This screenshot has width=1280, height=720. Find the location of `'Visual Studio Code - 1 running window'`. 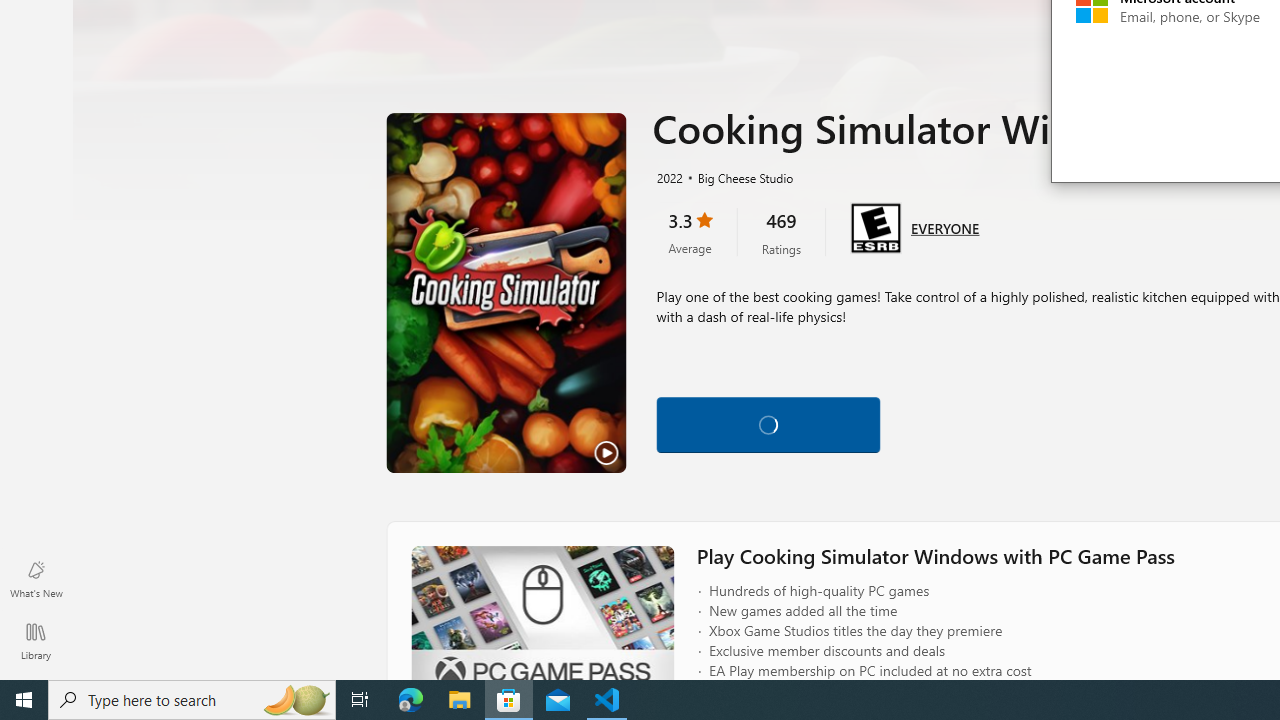

'Visual Studio Code - 1 running window' is located at coordinates (606, 698).